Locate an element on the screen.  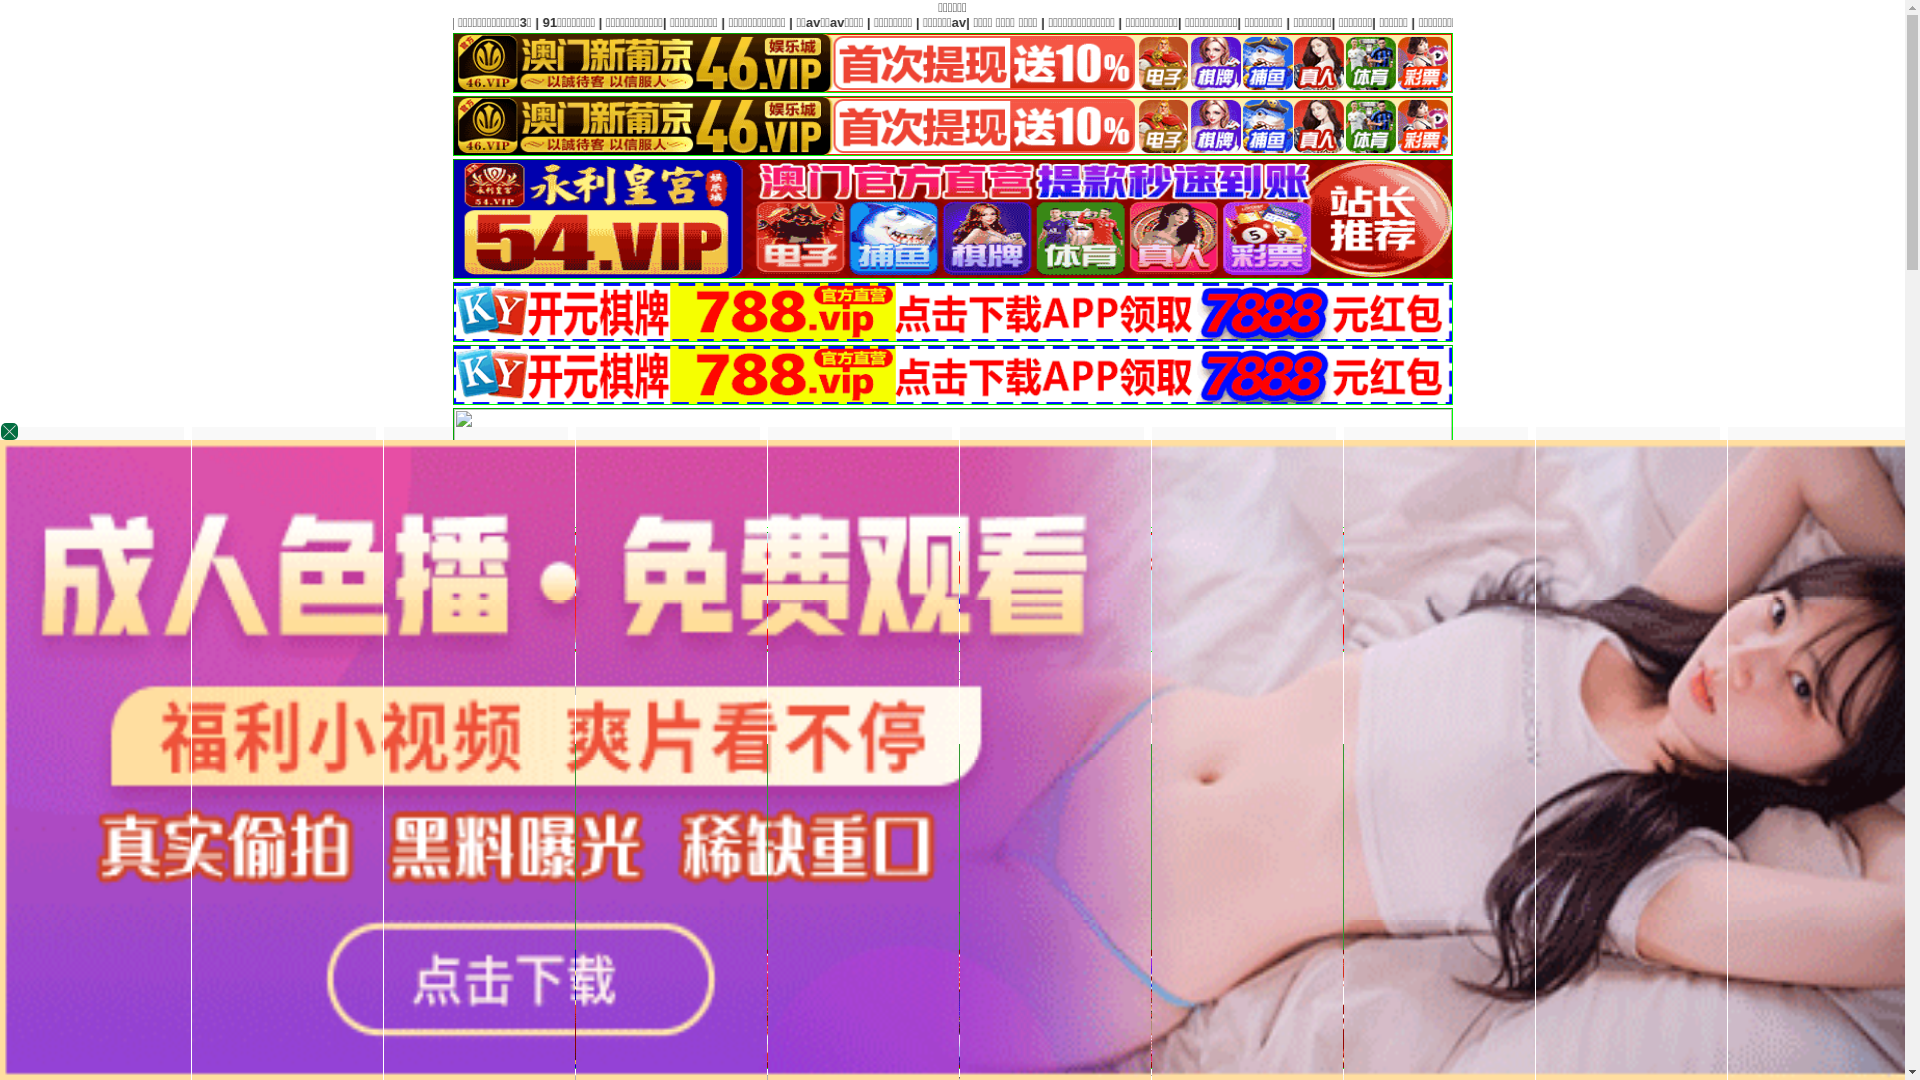
'www.gxht168.com' is located at coordinates (1378, 689).